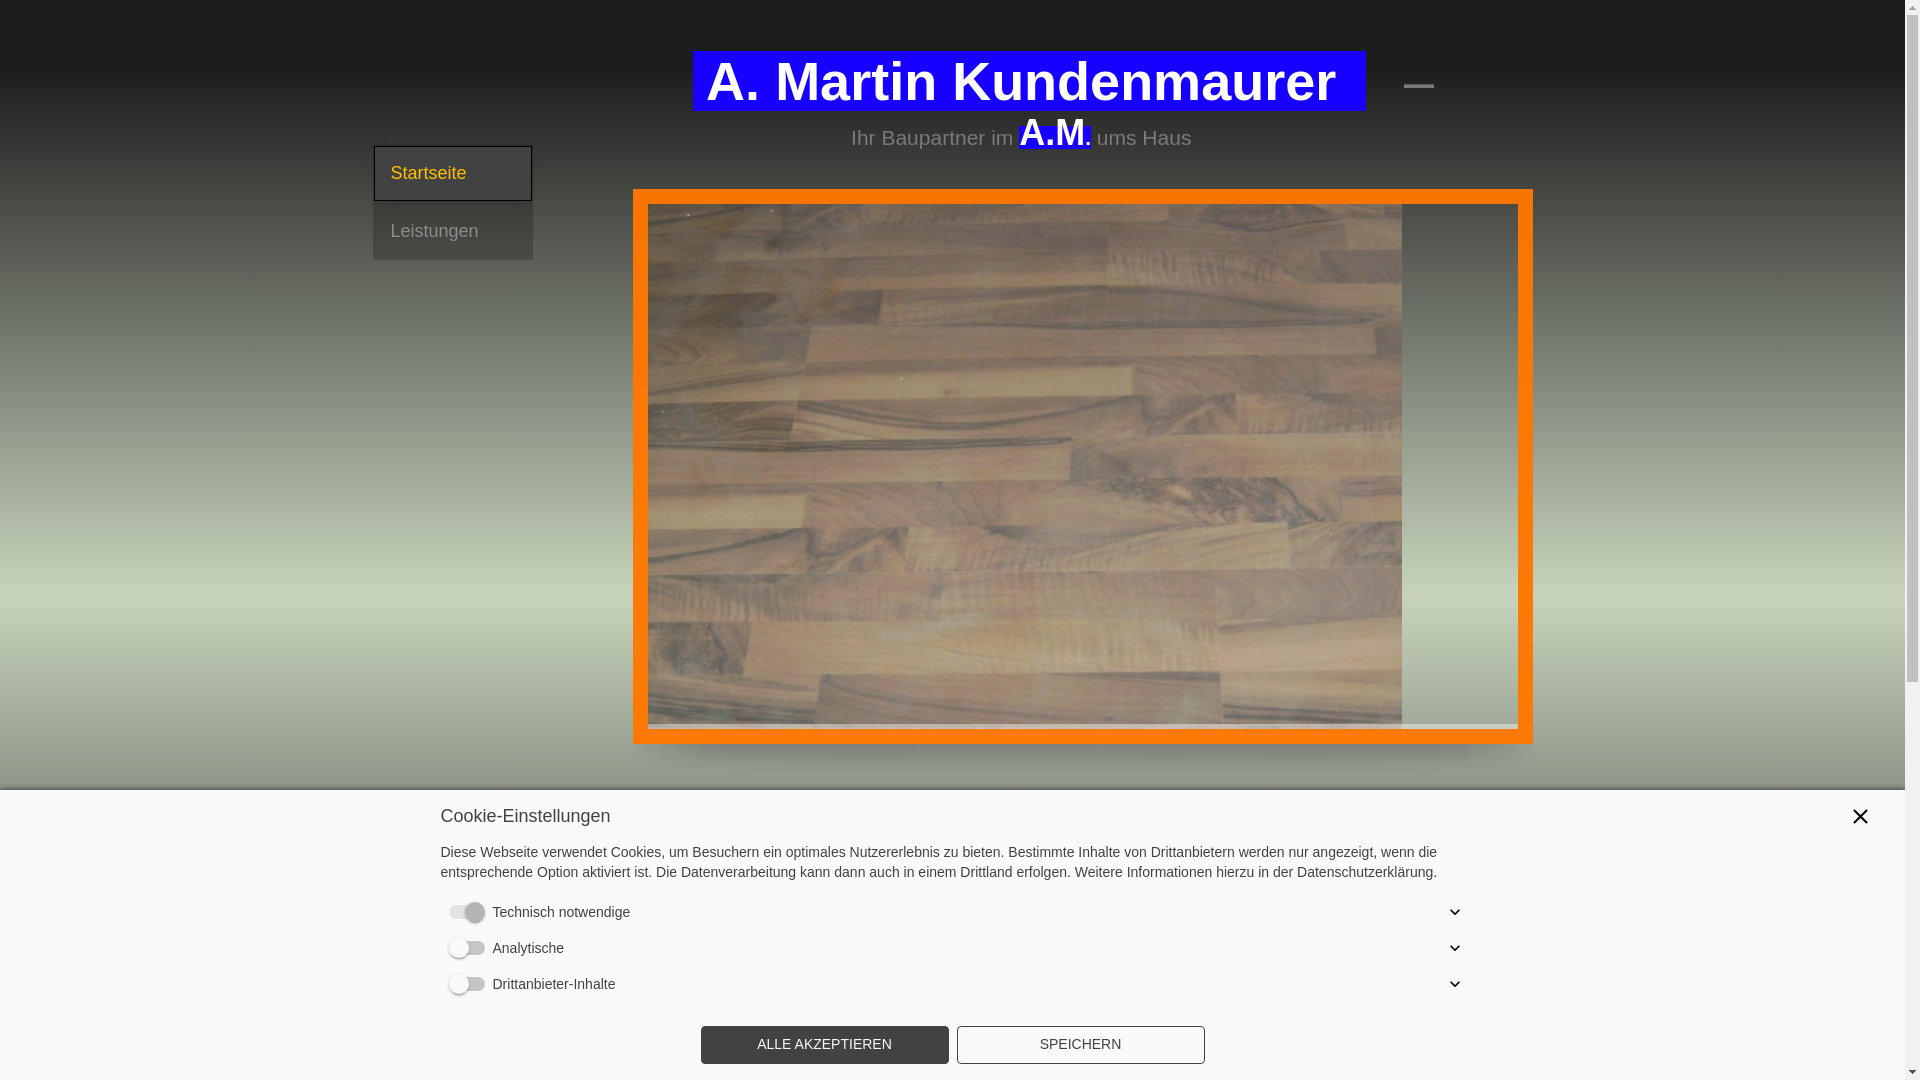 This screenshot has width=1920, height=1080. What do you see at coordinates (450, 172) in the screenshot?
I see `'Startseite'` at bounding box center [450, 172].